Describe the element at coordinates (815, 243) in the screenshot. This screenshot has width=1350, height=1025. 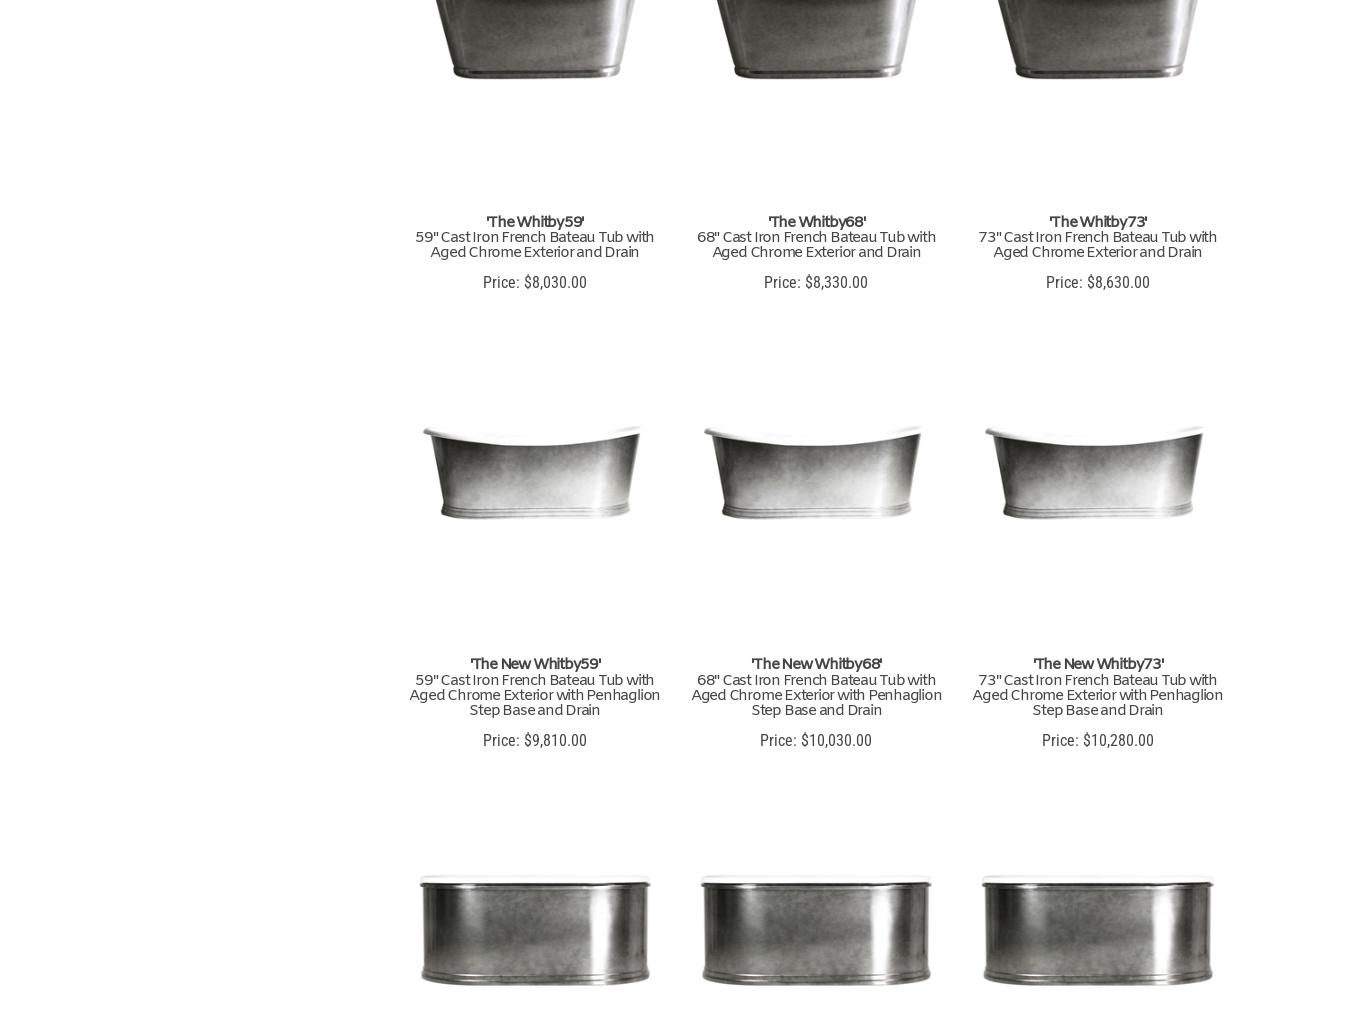
I see `'68" Cast Iron French Bateau Tub with Aged Chrome Exterior and Drain'` at that location.